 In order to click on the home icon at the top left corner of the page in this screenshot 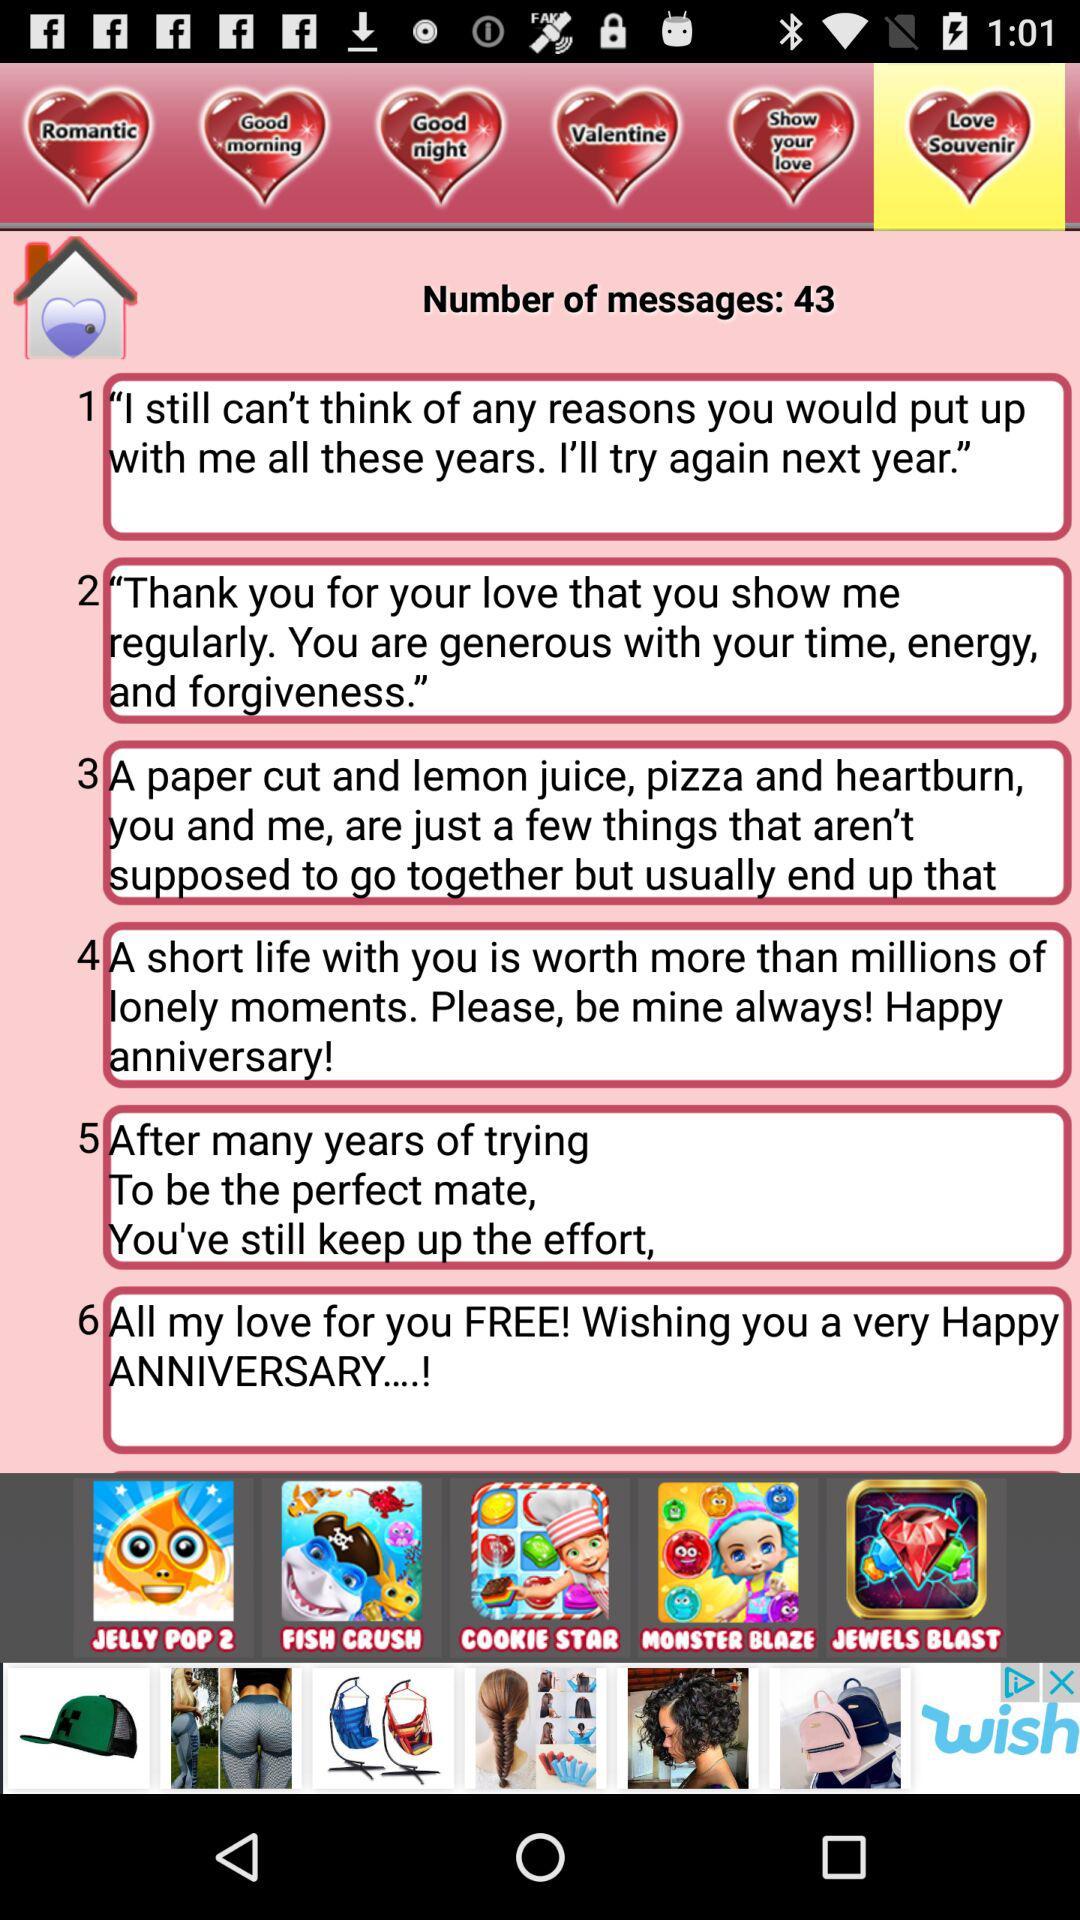, I will do `click(74, 296)`.